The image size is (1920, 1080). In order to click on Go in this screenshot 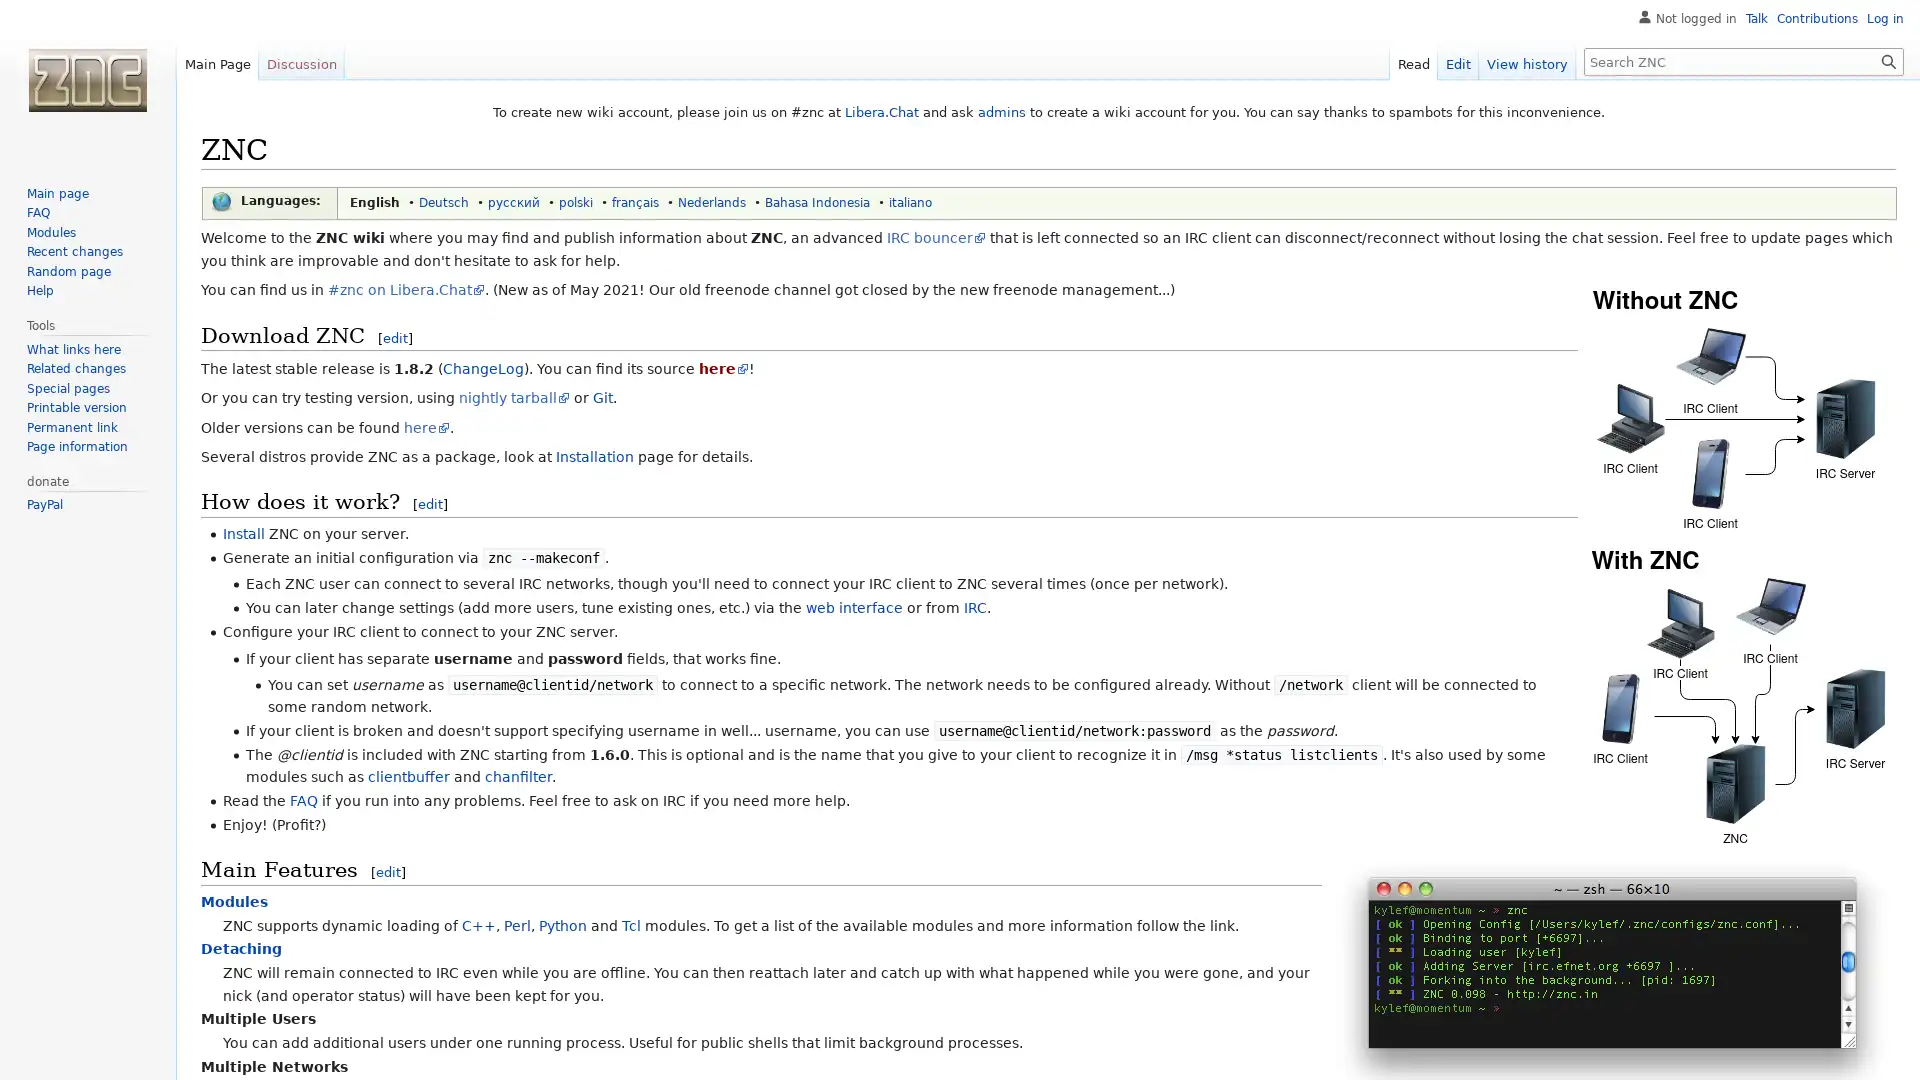, I will do `click(1888, 60)`.